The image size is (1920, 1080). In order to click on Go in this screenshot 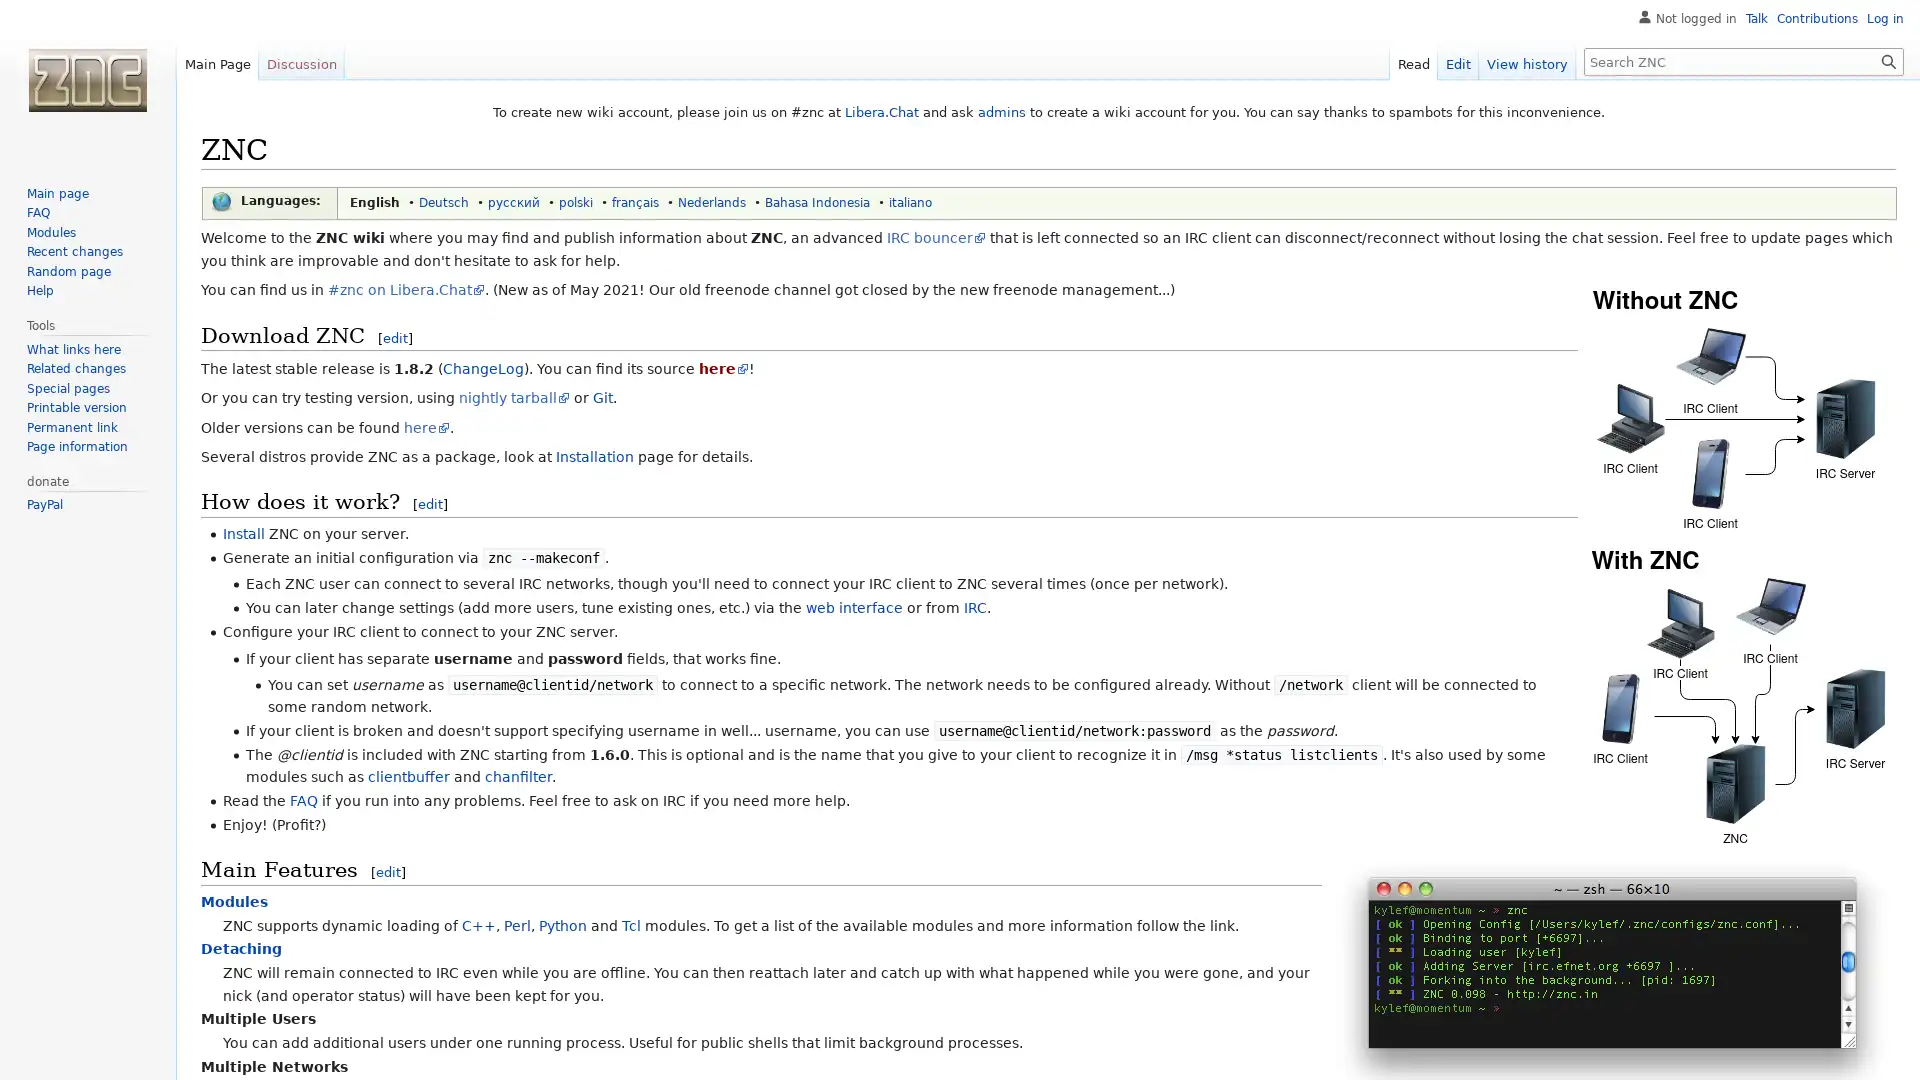, I will do `click(1888, 60)`.